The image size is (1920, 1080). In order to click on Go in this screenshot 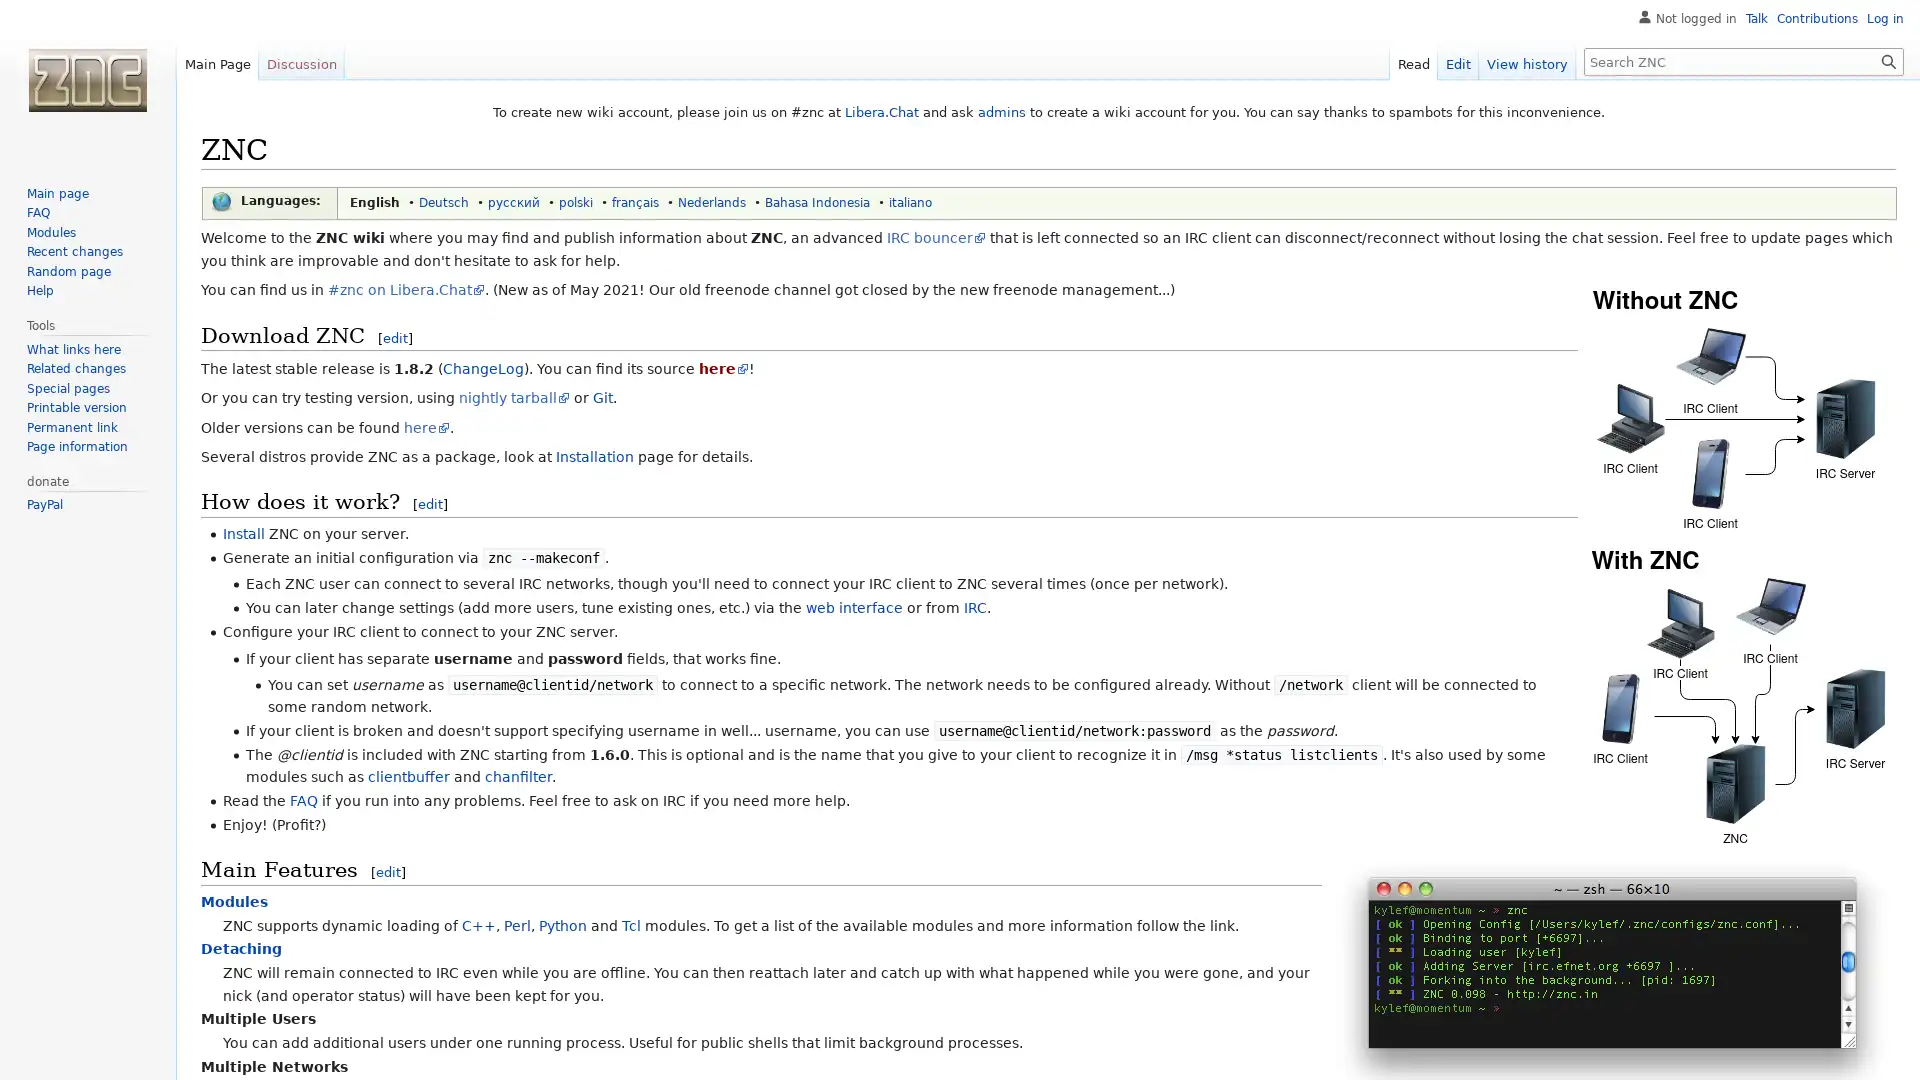, I will do `click(1888, 60)`.